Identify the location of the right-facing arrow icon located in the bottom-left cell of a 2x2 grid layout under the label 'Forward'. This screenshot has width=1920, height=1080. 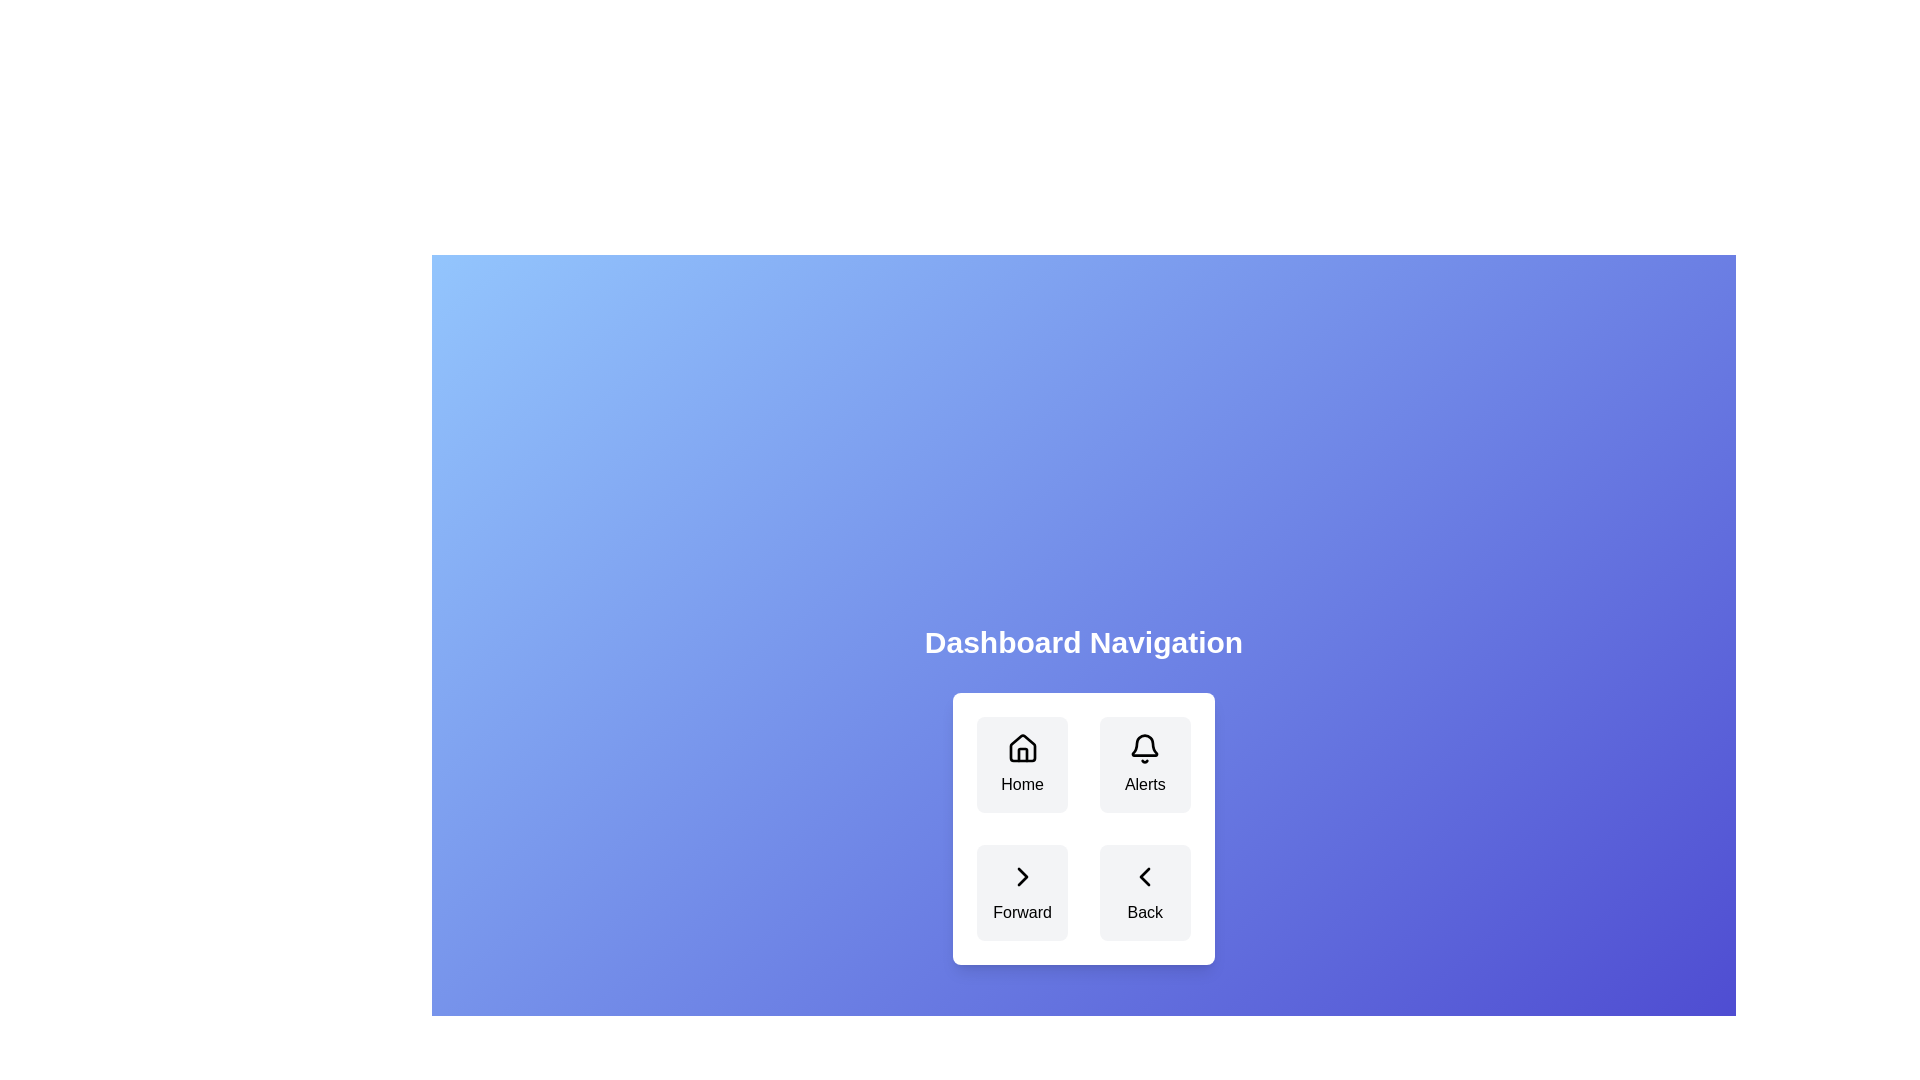
(1022, 875).